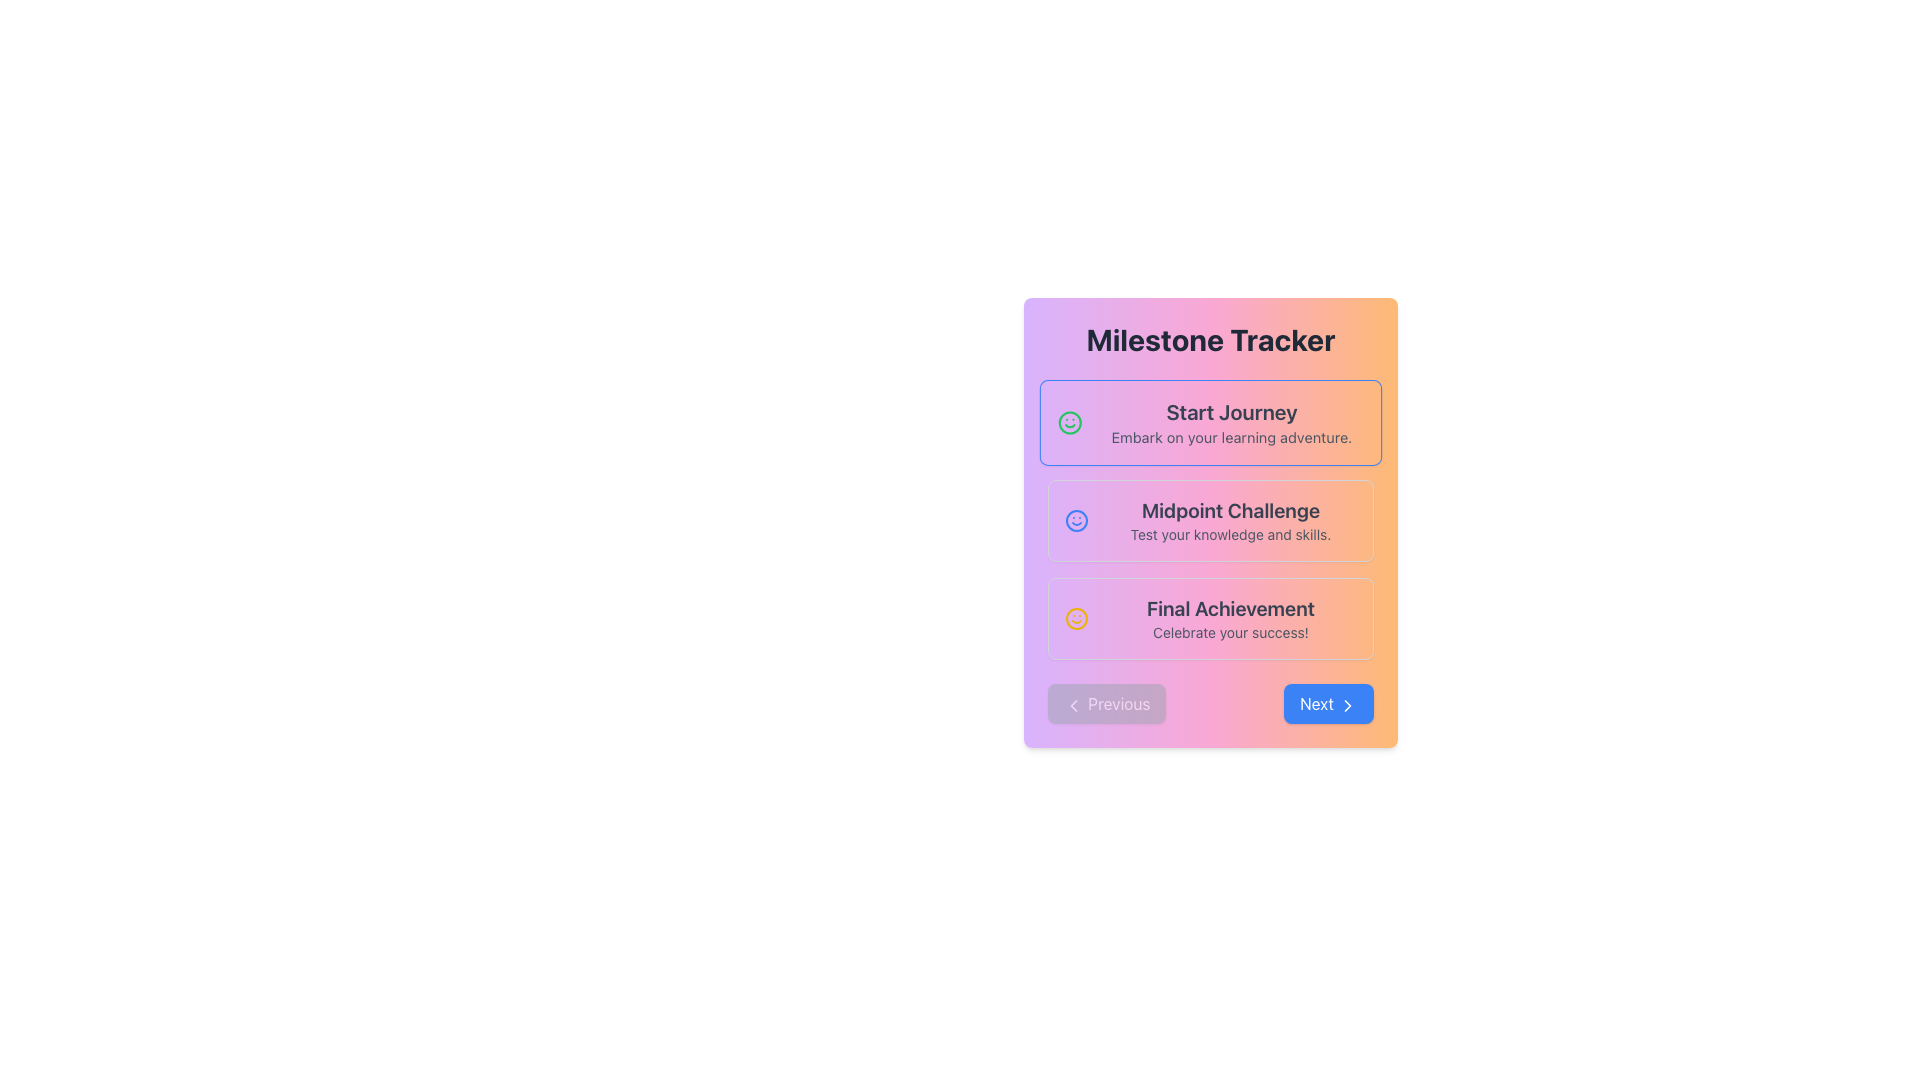 Image resolution: width=1920 pixels, height=1080 pixels. What do you see at coordinates (1229, 608) in the screenshot?
I see `text of the 'Final Achievement' label, which is styled with a bold, large font size and gray color, located in the 'Milestone Tracker' card` at bounding box center [1229, 608].